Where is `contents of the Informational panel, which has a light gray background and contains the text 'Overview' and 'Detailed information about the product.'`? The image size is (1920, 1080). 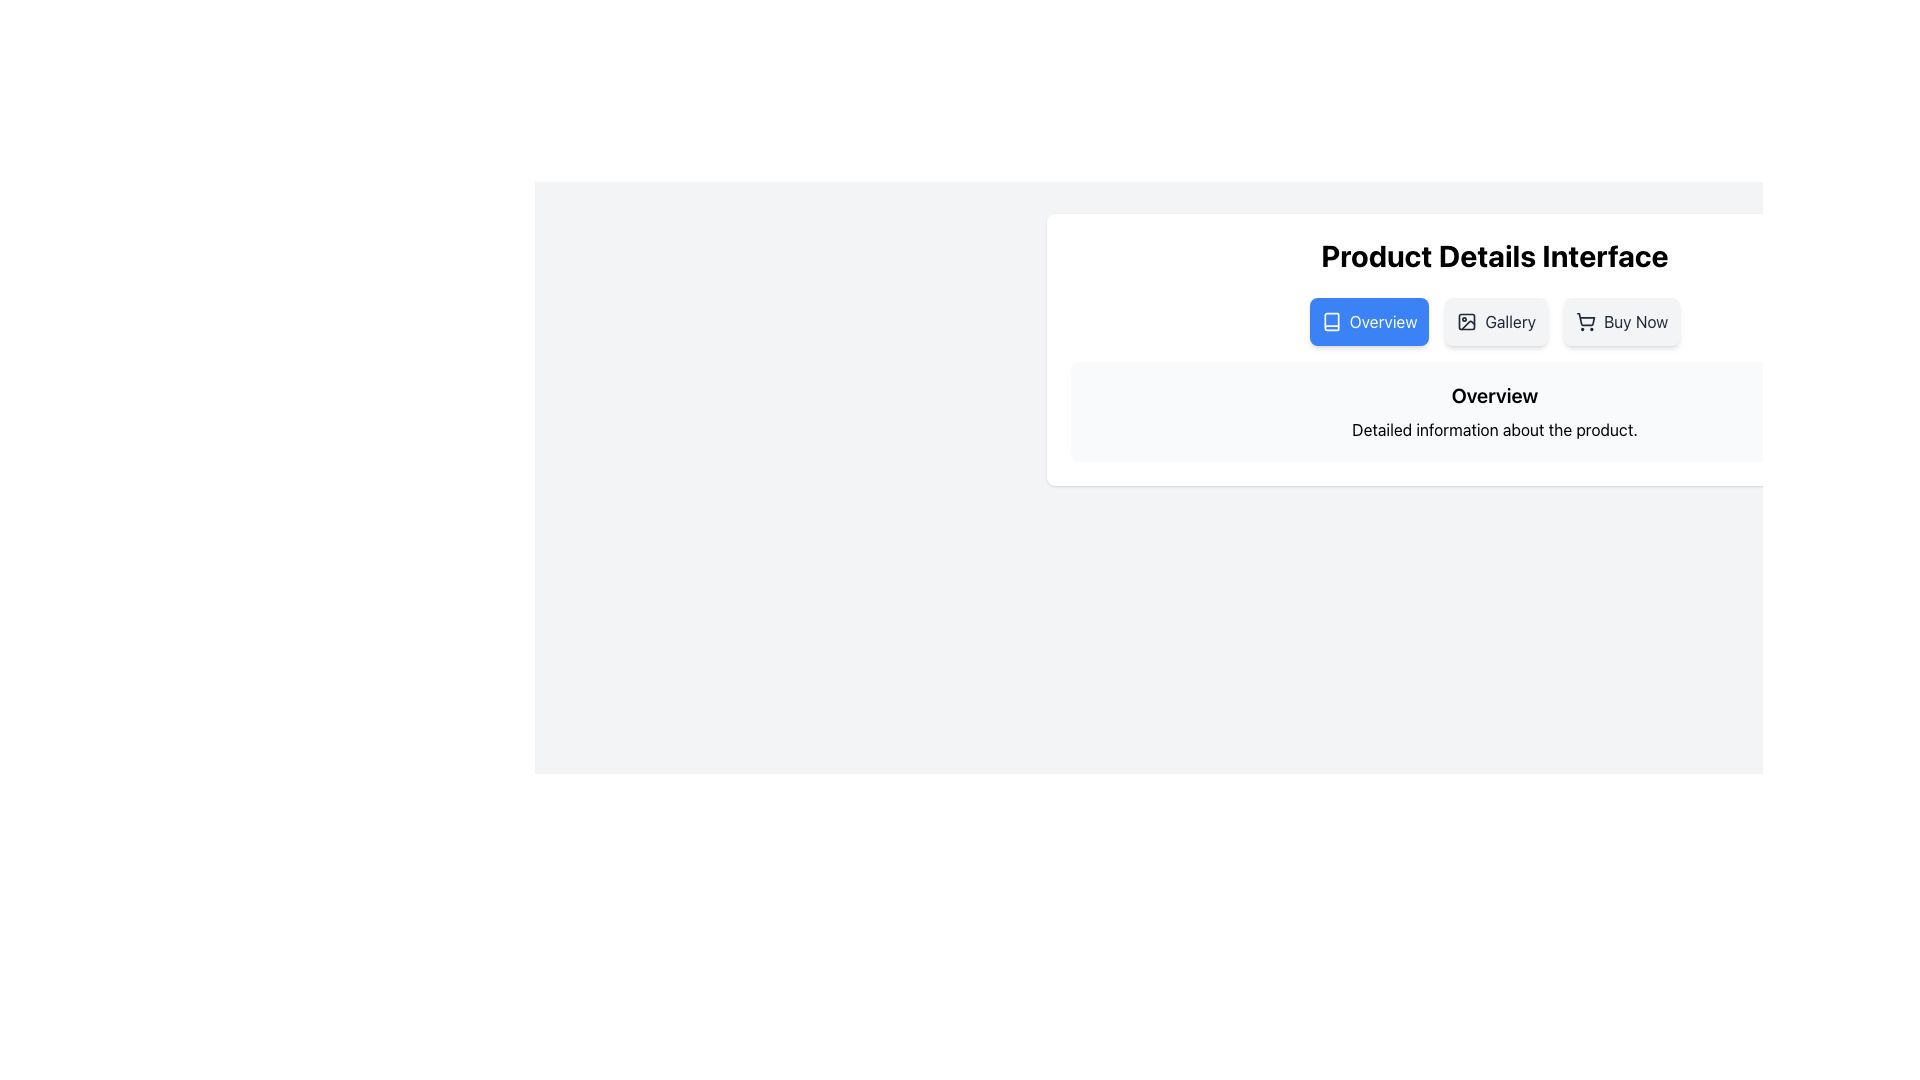
contents of the Informational panel, which has a light gray background and contains the text 'Overview' and 'Detailed information about the product.' is located at coordinates (1494, 411).